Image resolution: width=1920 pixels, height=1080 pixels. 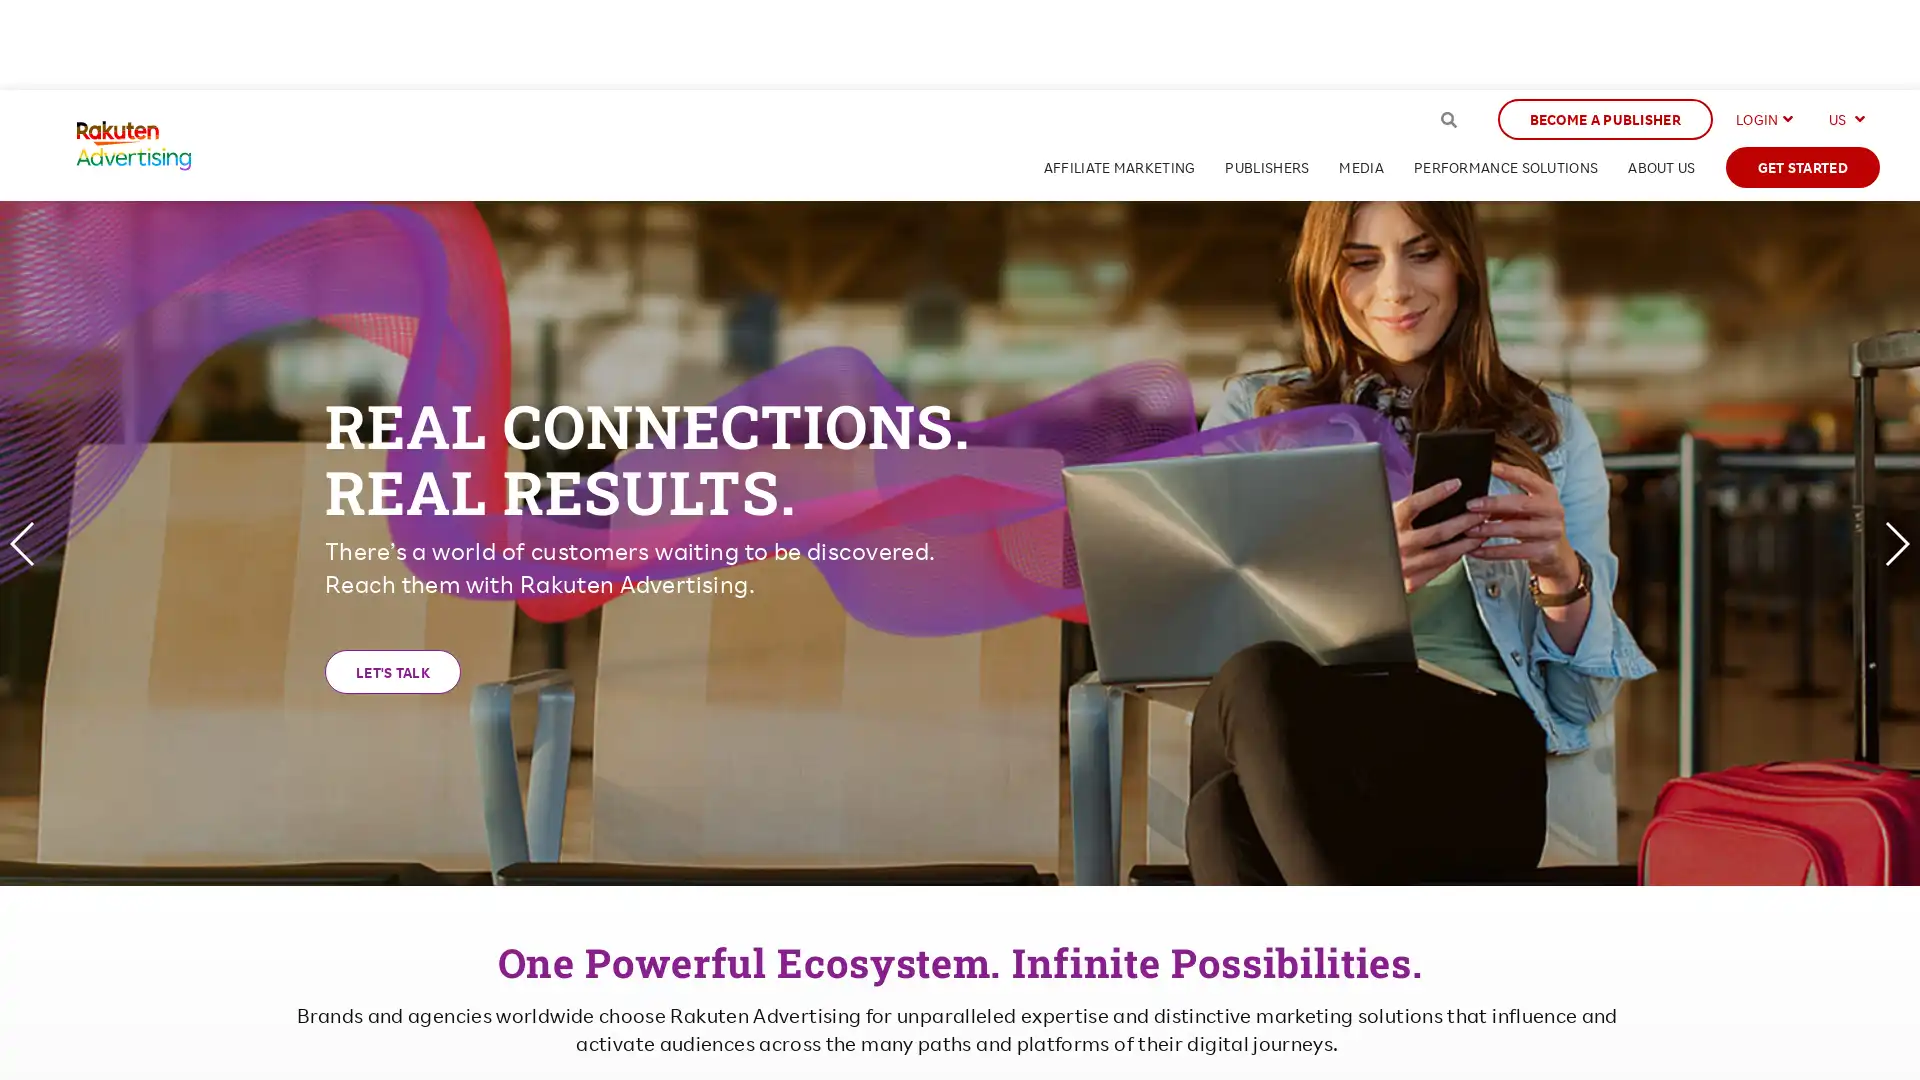 What do you see at coordinates (1895, 543) in the screenshot?
I see `Next slide` at bounding box center [1895, 543].